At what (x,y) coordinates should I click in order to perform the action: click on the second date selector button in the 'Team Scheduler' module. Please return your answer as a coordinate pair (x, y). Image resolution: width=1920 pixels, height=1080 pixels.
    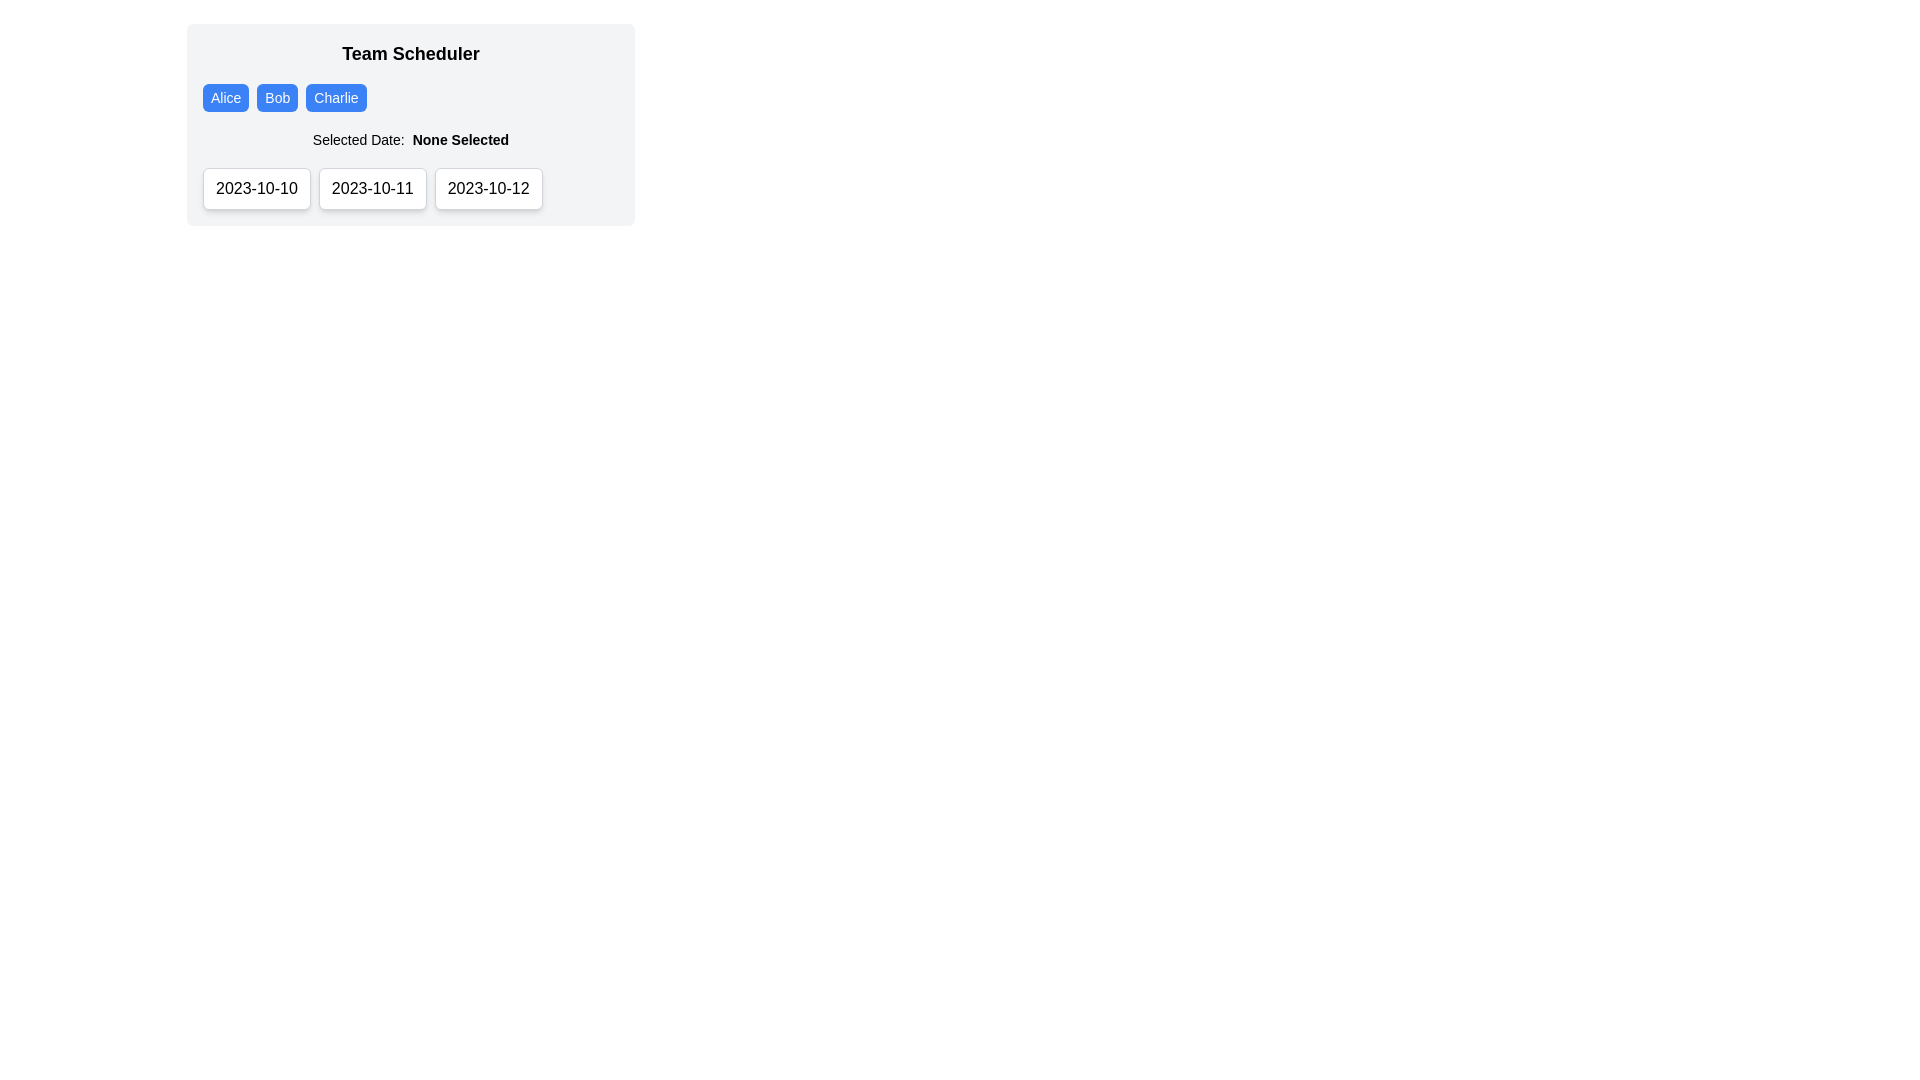
    Looking at the image, I should click on (410, 189).